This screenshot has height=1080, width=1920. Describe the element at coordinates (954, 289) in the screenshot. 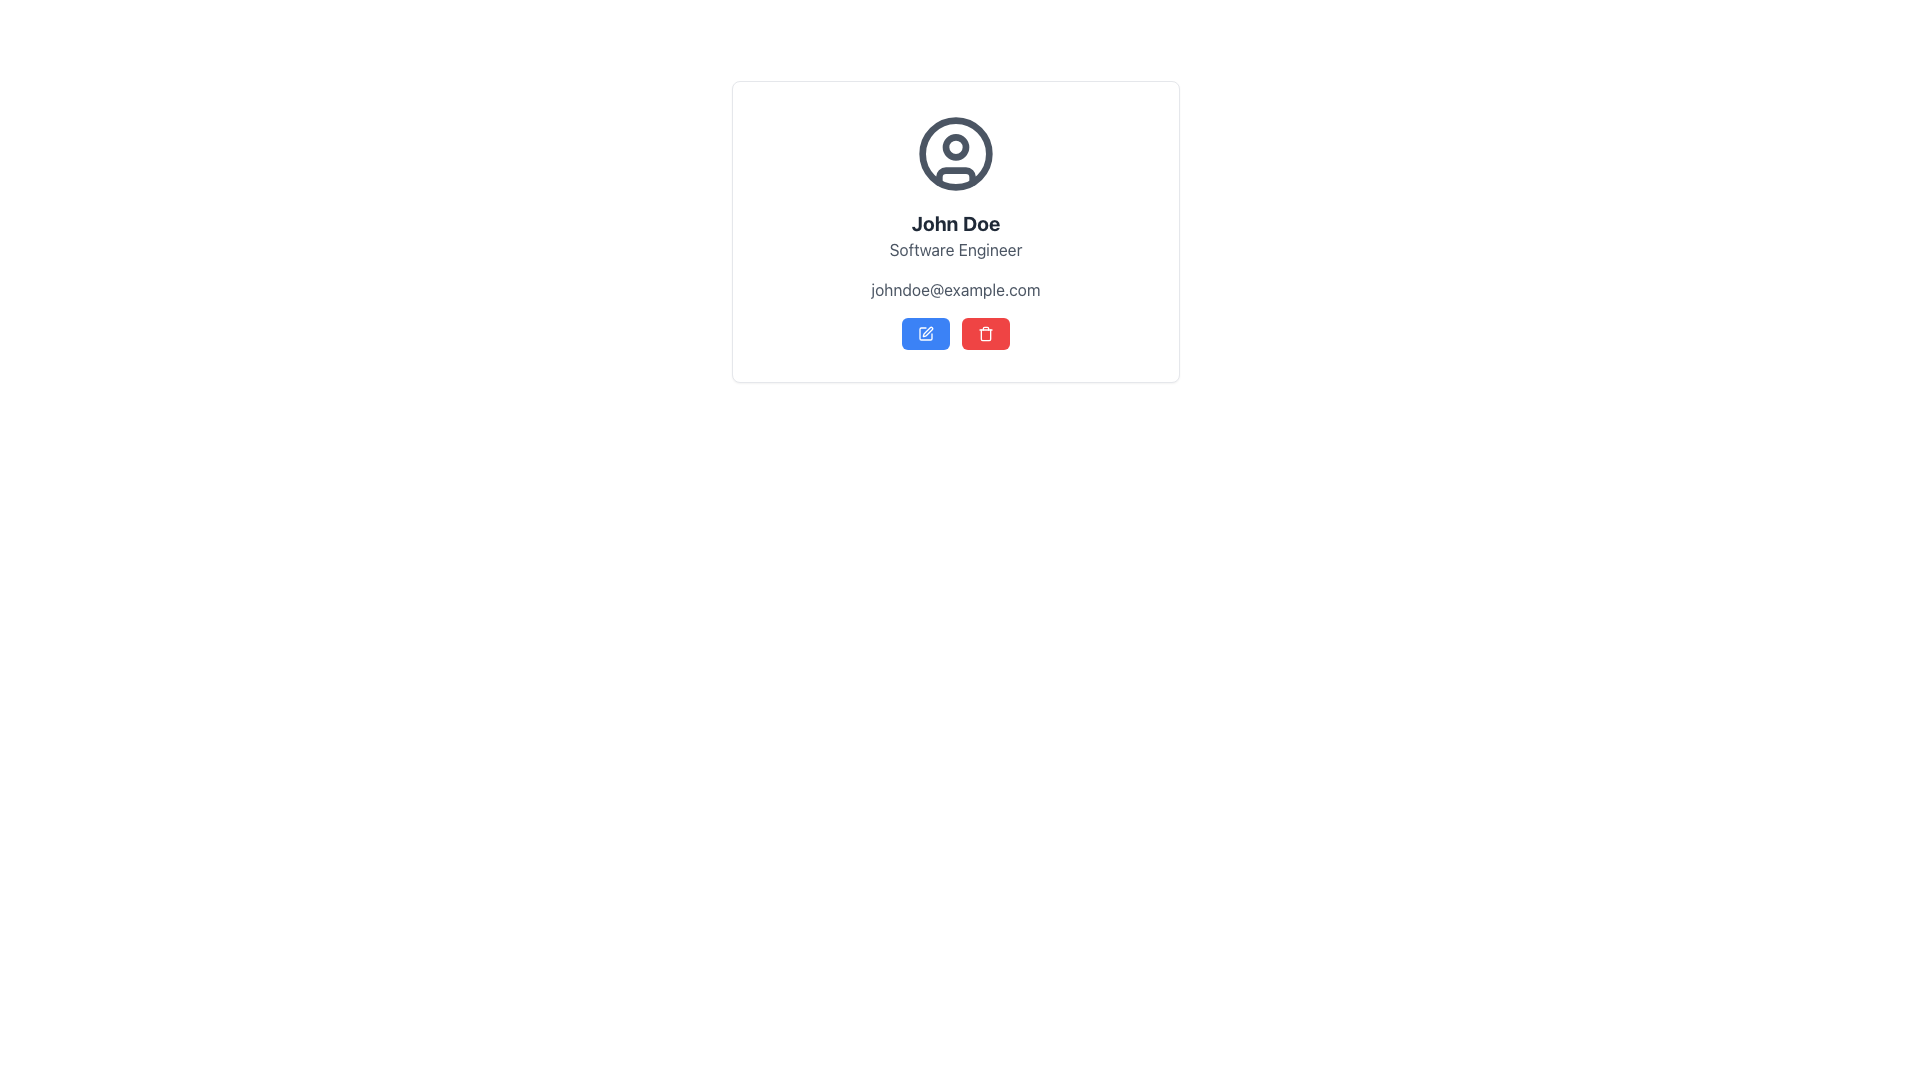

I see `the text element displaying 'johndoe@example.com', which is located beneath the title 'Software Engineer' within the user information card` at that location.